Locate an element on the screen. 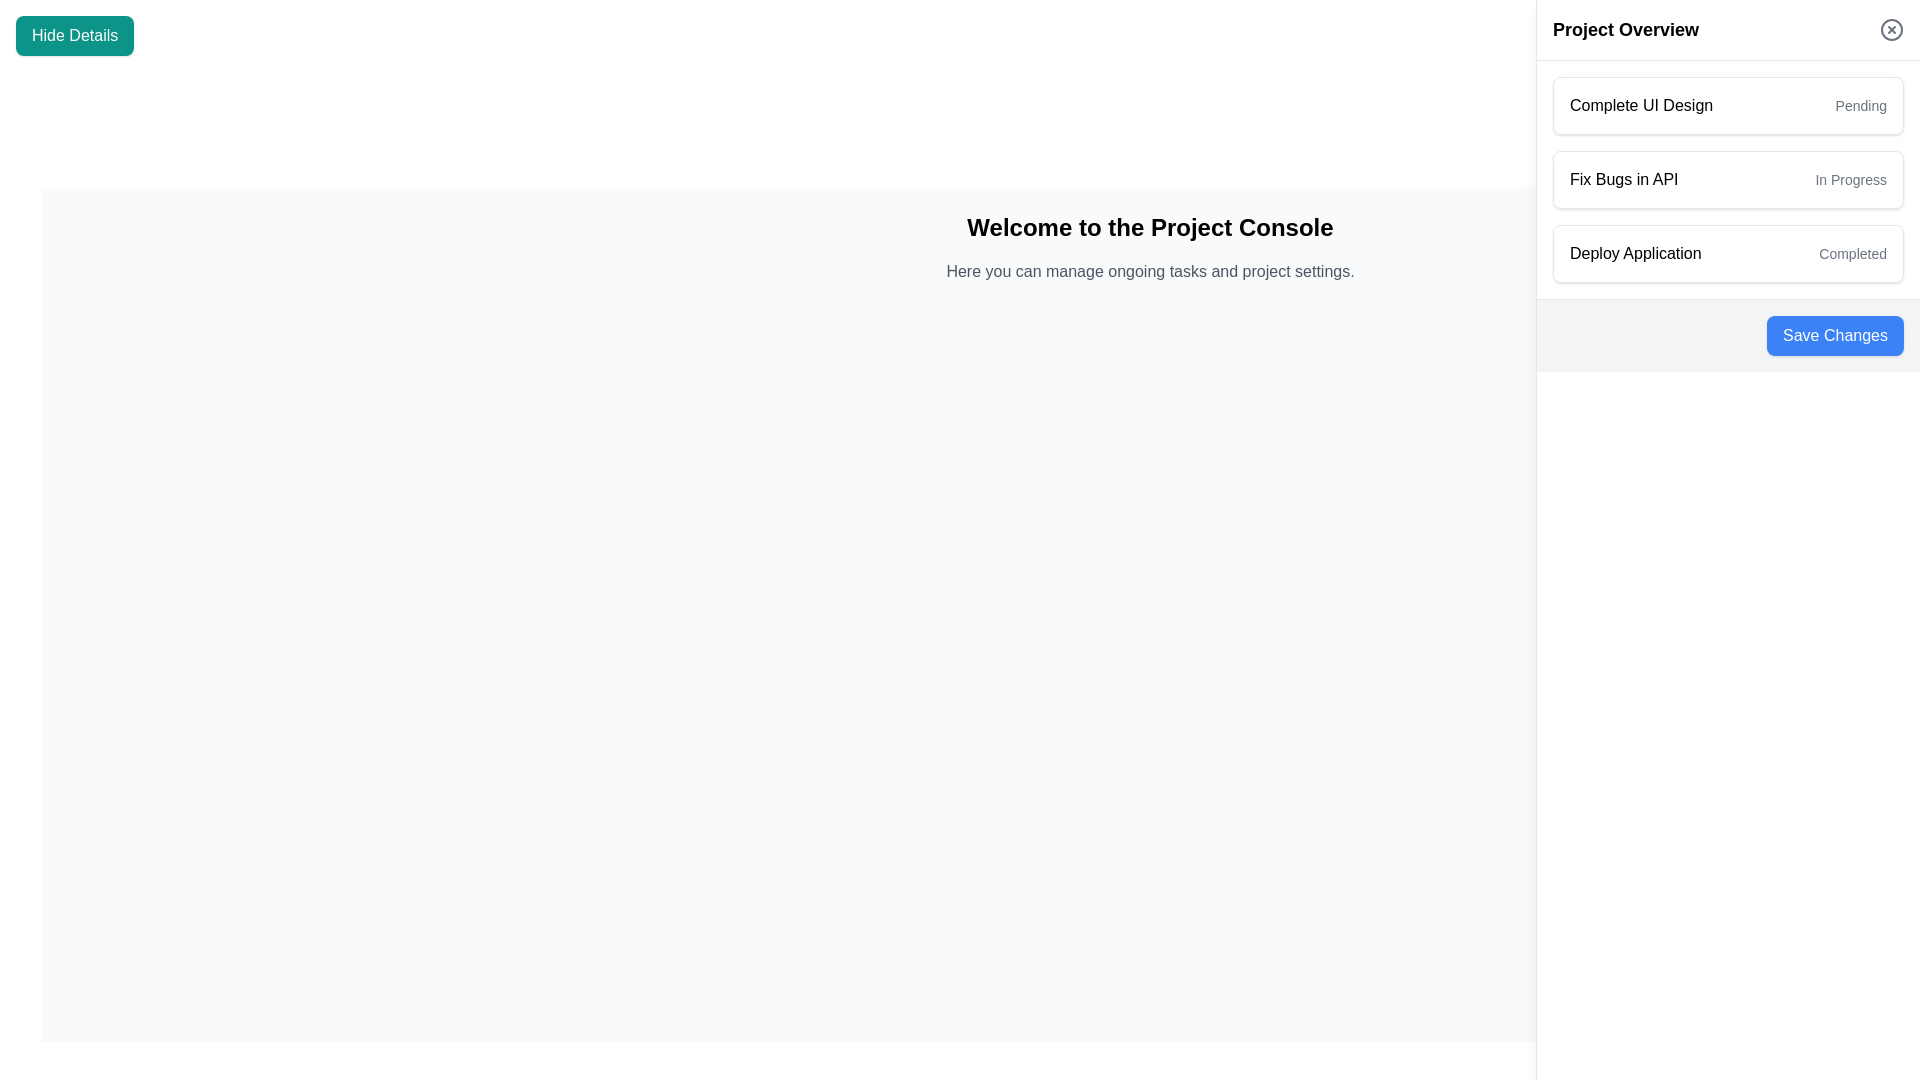 This screenshot has height=1080, width=1920. the 'Fix Bugs in API' task card is located at coordinates (1727, 180).